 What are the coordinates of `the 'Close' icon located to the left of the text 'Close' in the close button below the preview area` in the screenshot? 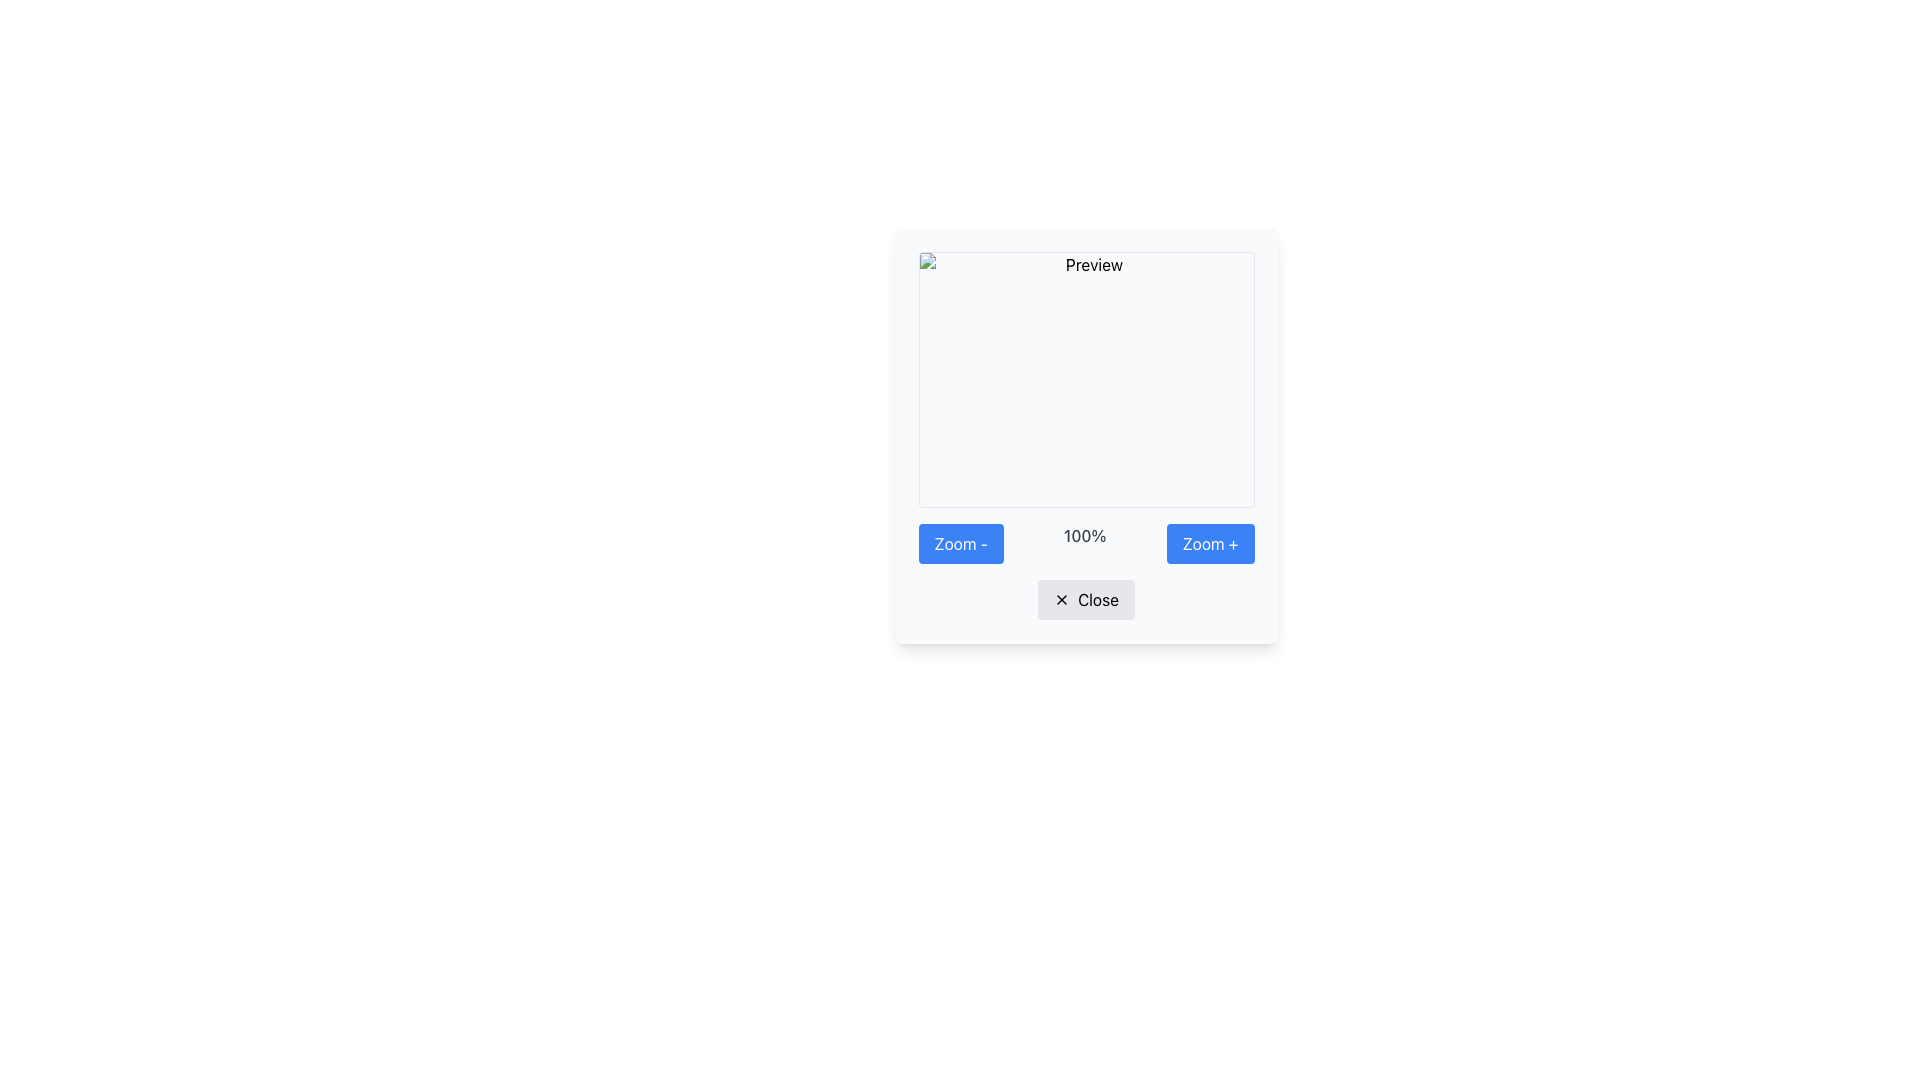 It's located at (1061, 599).